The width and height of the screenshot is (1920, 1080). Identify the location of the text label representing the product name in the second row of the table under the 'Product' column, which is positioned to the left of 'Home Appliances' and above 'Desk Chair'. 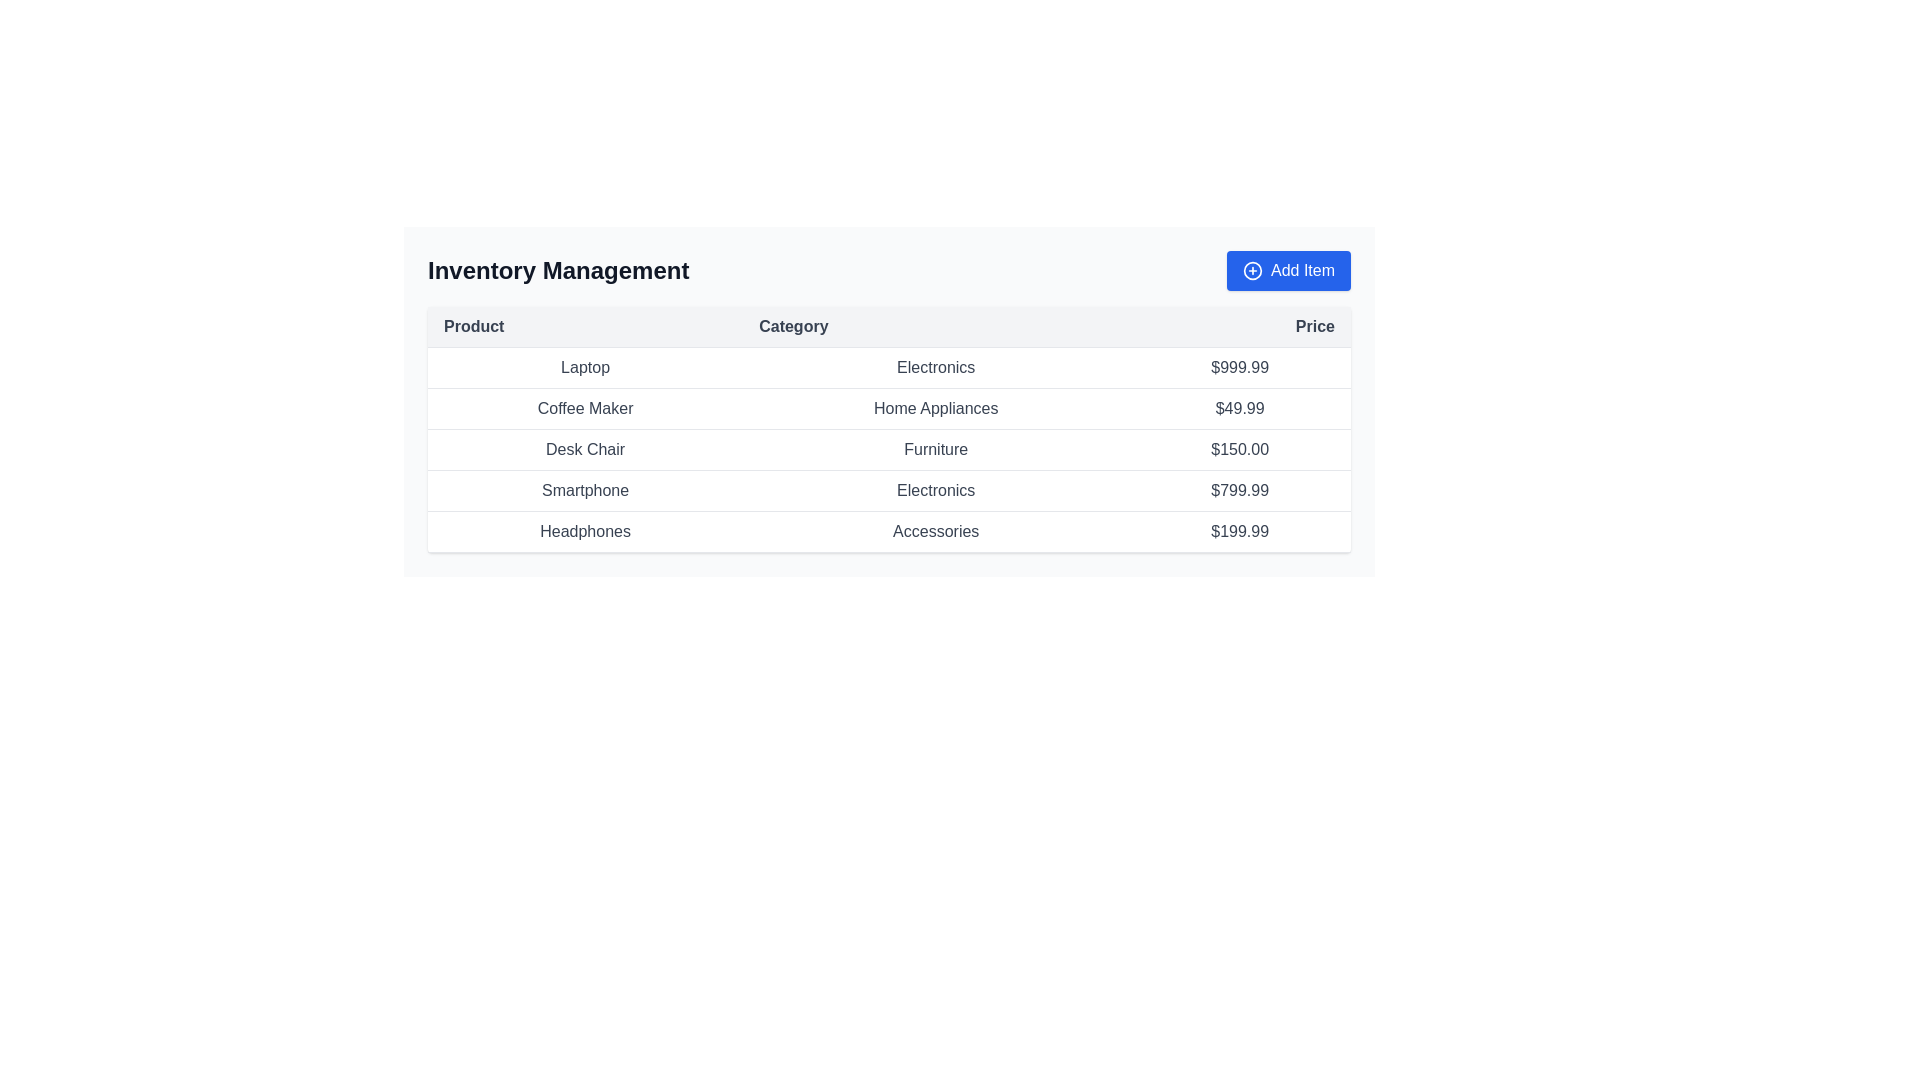
(584, 407).